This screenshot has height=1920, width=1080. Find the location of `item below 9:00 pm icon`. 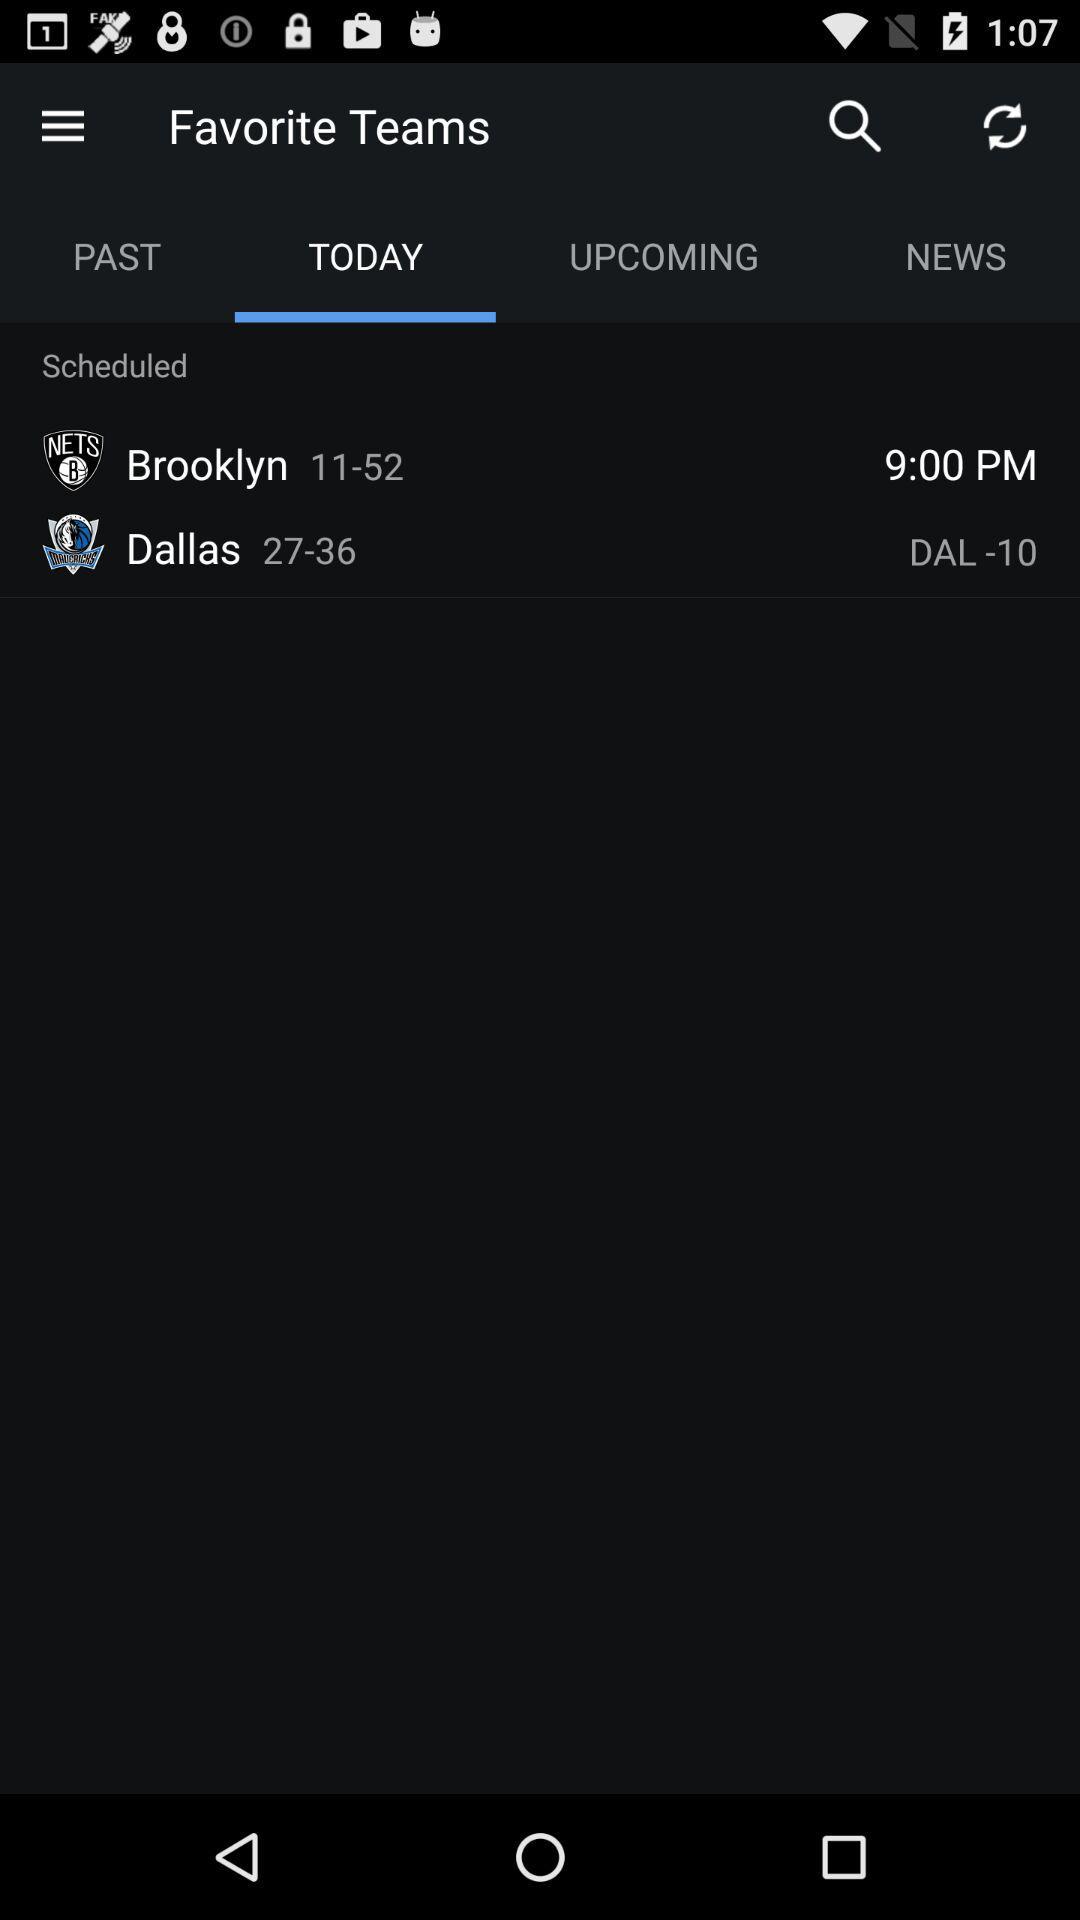

item below 9:00 pm icon is located at coordinates (972, 551).